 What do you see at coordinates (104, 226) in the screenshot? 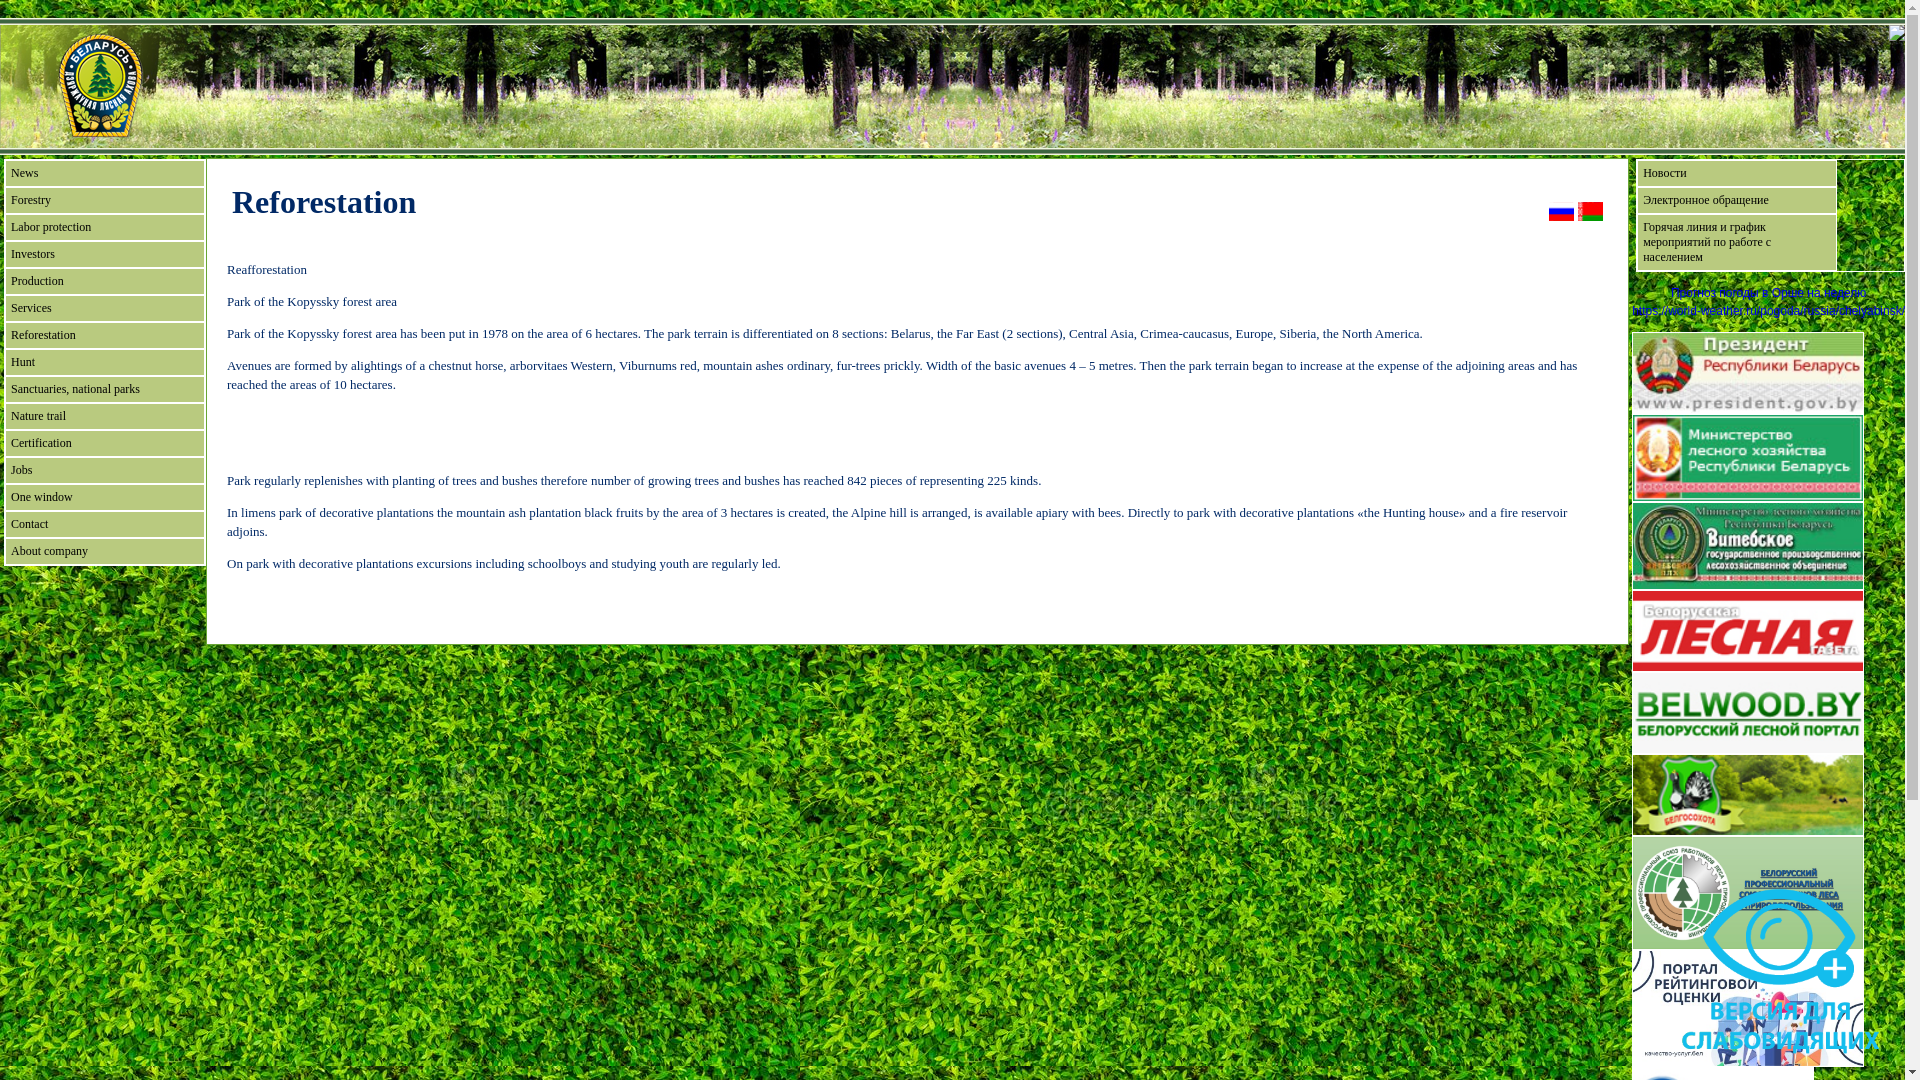
I see `'Labor protection'` at bounding box center [104, 226].